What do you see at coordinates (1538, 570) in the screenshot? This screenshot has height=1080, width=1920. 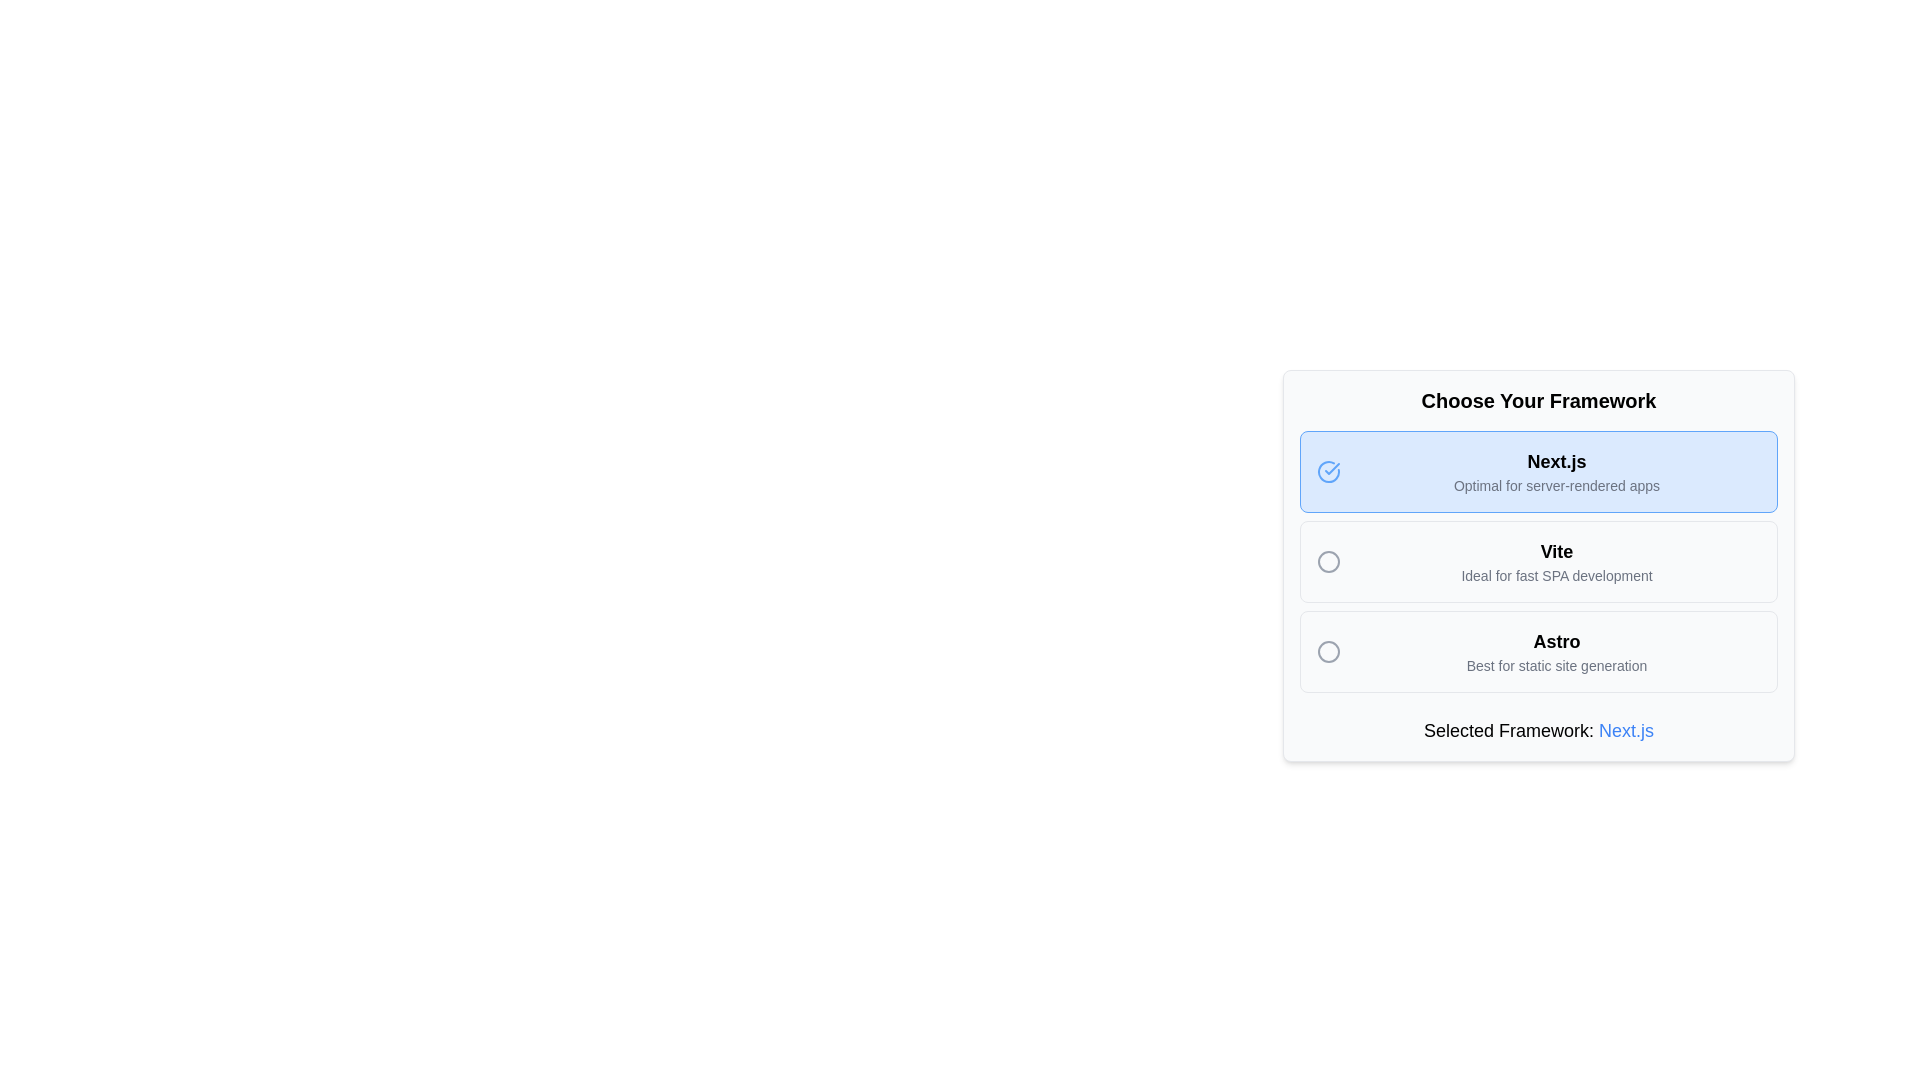 I see `the radio button` at bounding box center [1538, 570].